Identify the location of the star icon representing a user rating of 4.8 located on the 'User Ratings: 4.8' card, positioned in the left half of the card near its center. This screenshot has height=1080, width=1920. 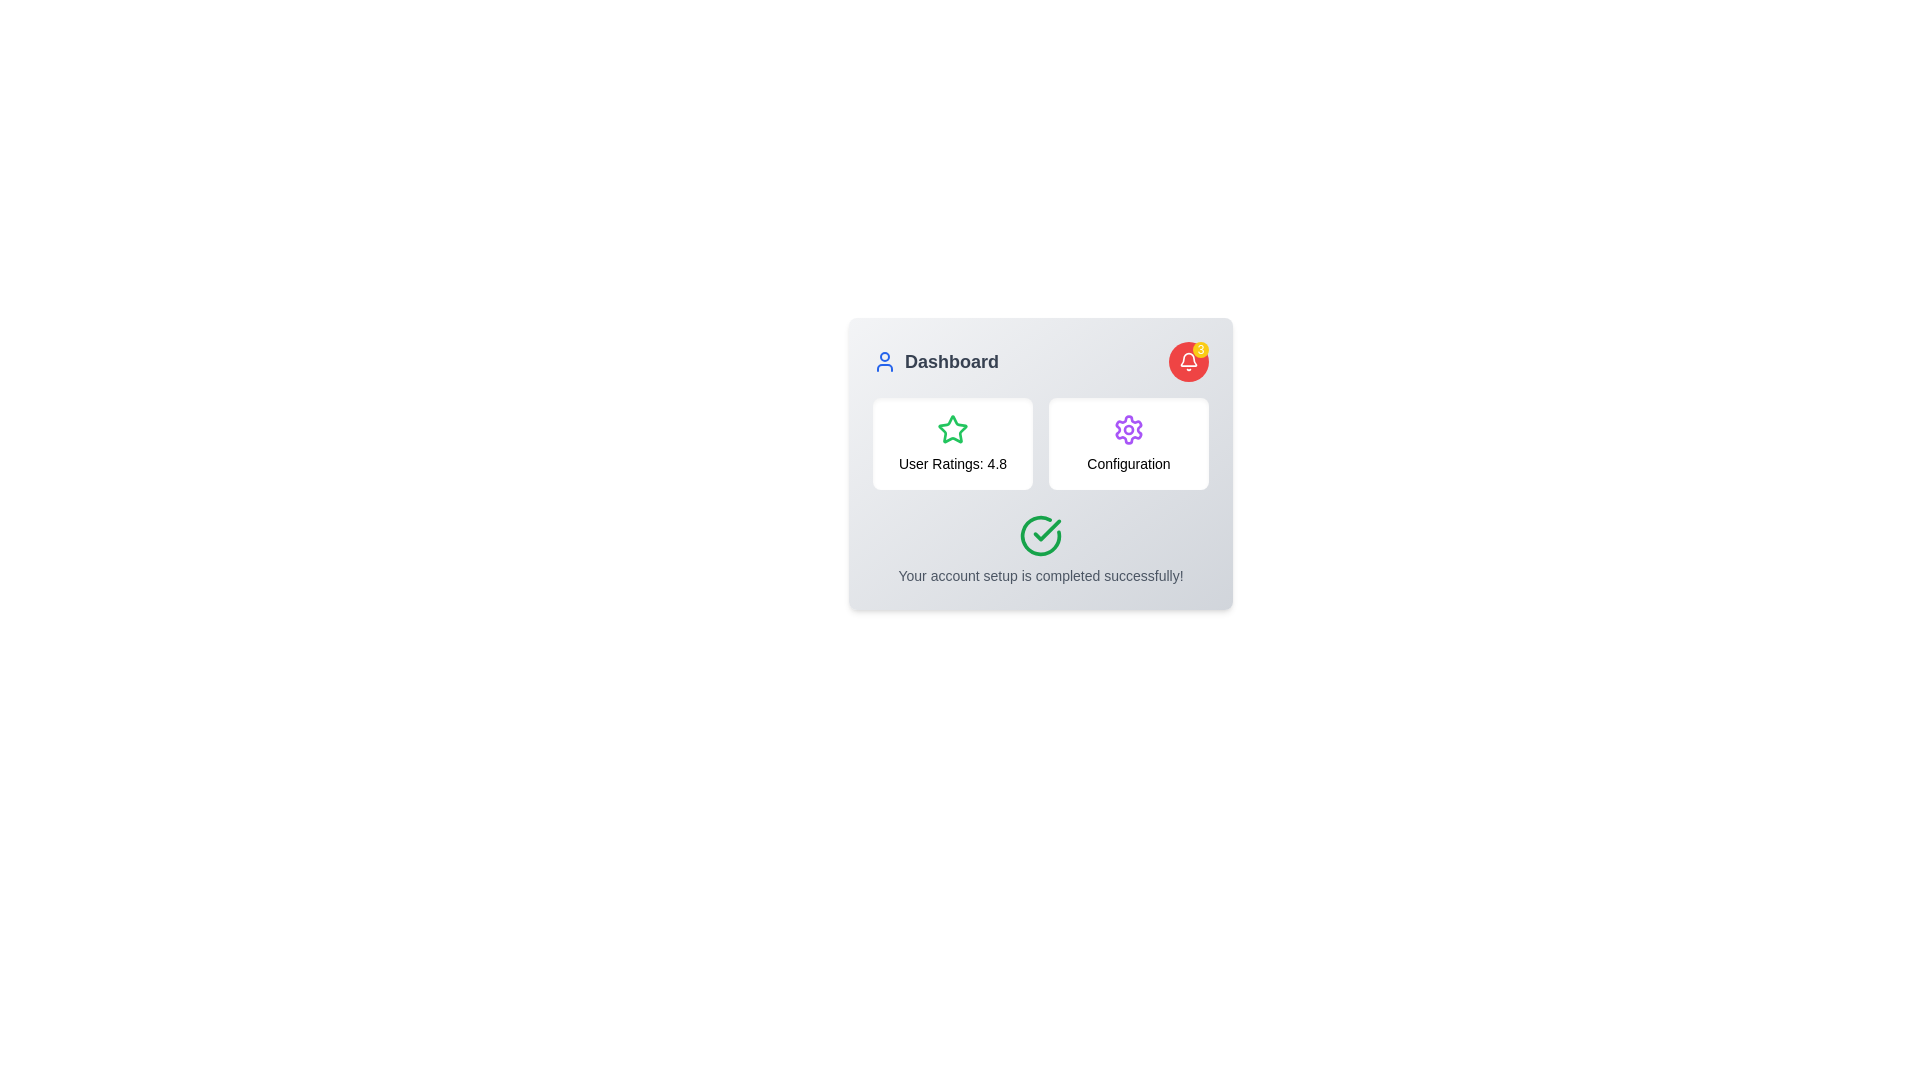
(952, 428).